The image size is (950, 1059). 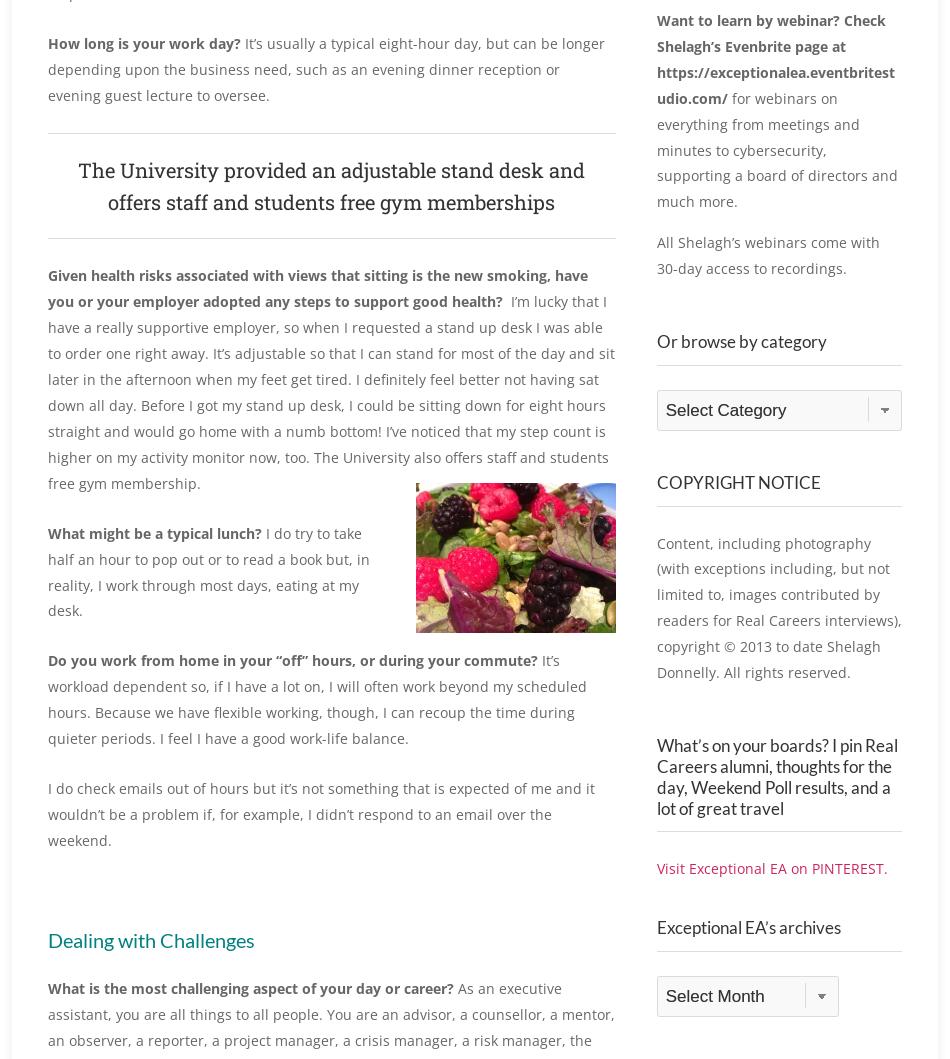 What do you see at coordinates (209, 570) in the screenshot?
I see `'I do try to take half an hour to pop out or to read a book but, in reality, I work through most days, eating at my desk.'` at bounding box center [209, 570].